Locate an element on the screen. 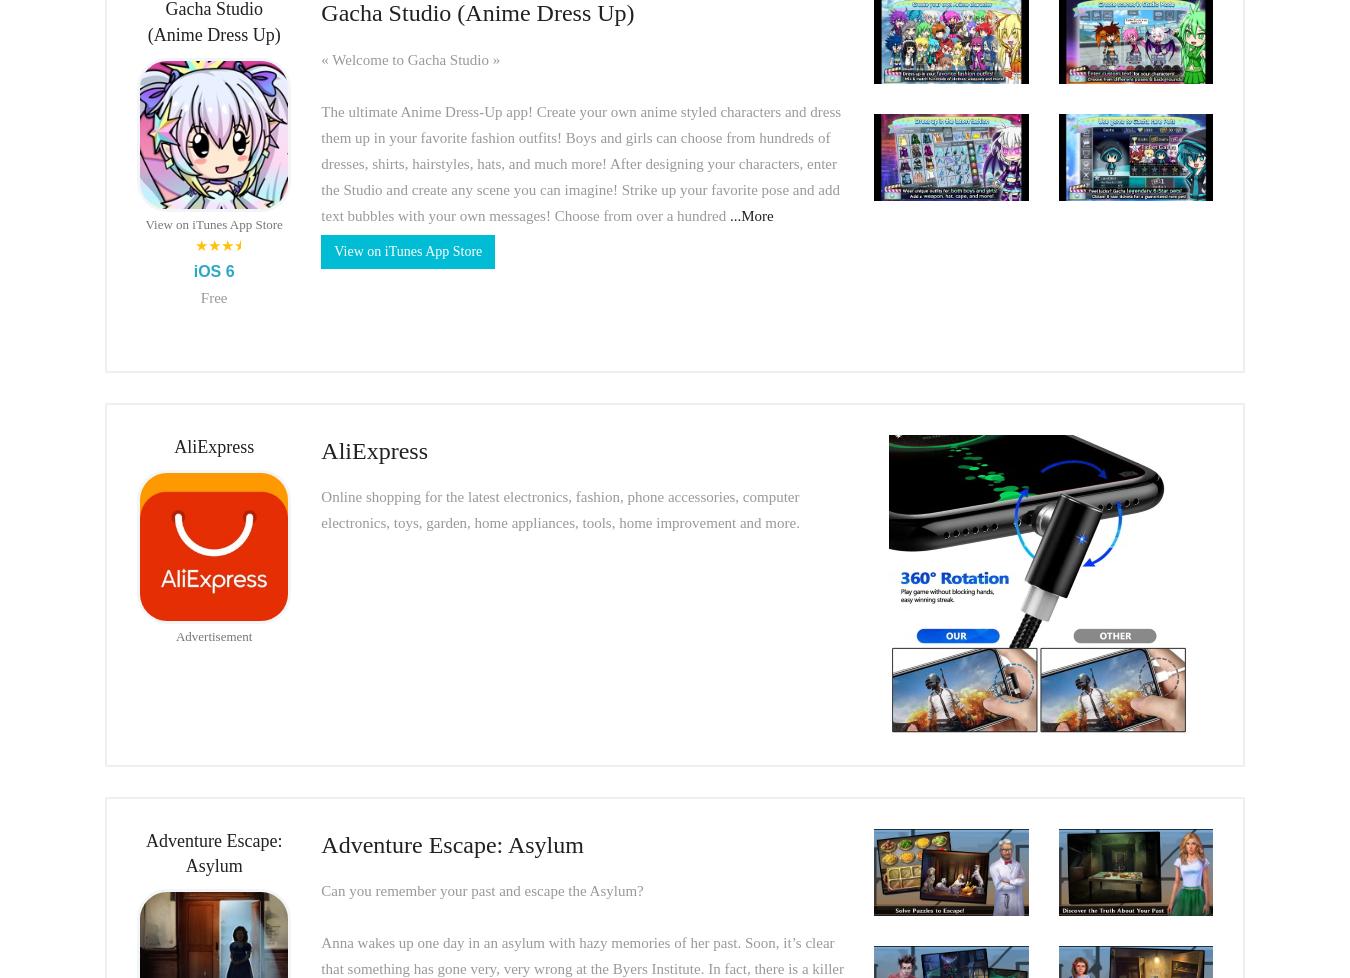 This screenshot has height=978, width=1350. '...More' is located at coordinates (750, 214).